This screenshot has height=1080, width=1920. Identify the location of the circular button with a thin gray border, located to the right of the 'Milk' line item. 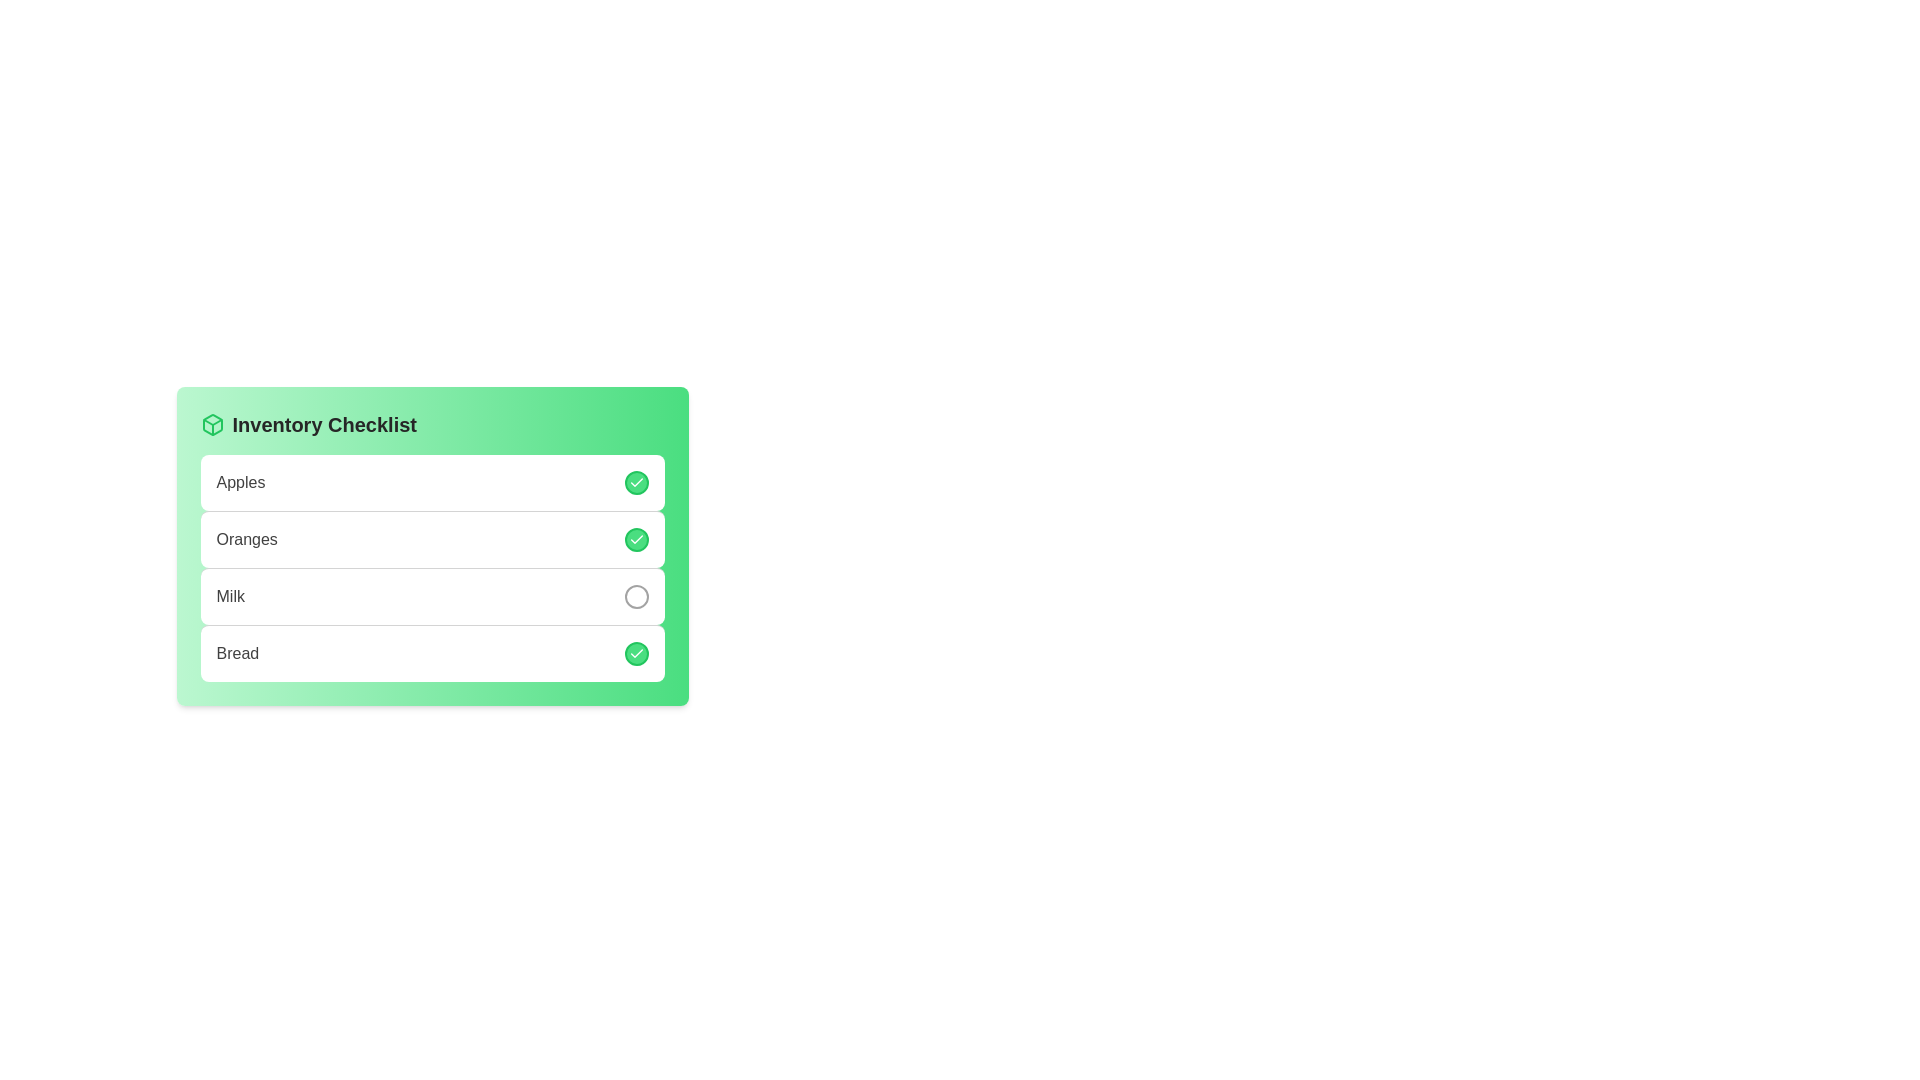
(635, 596).